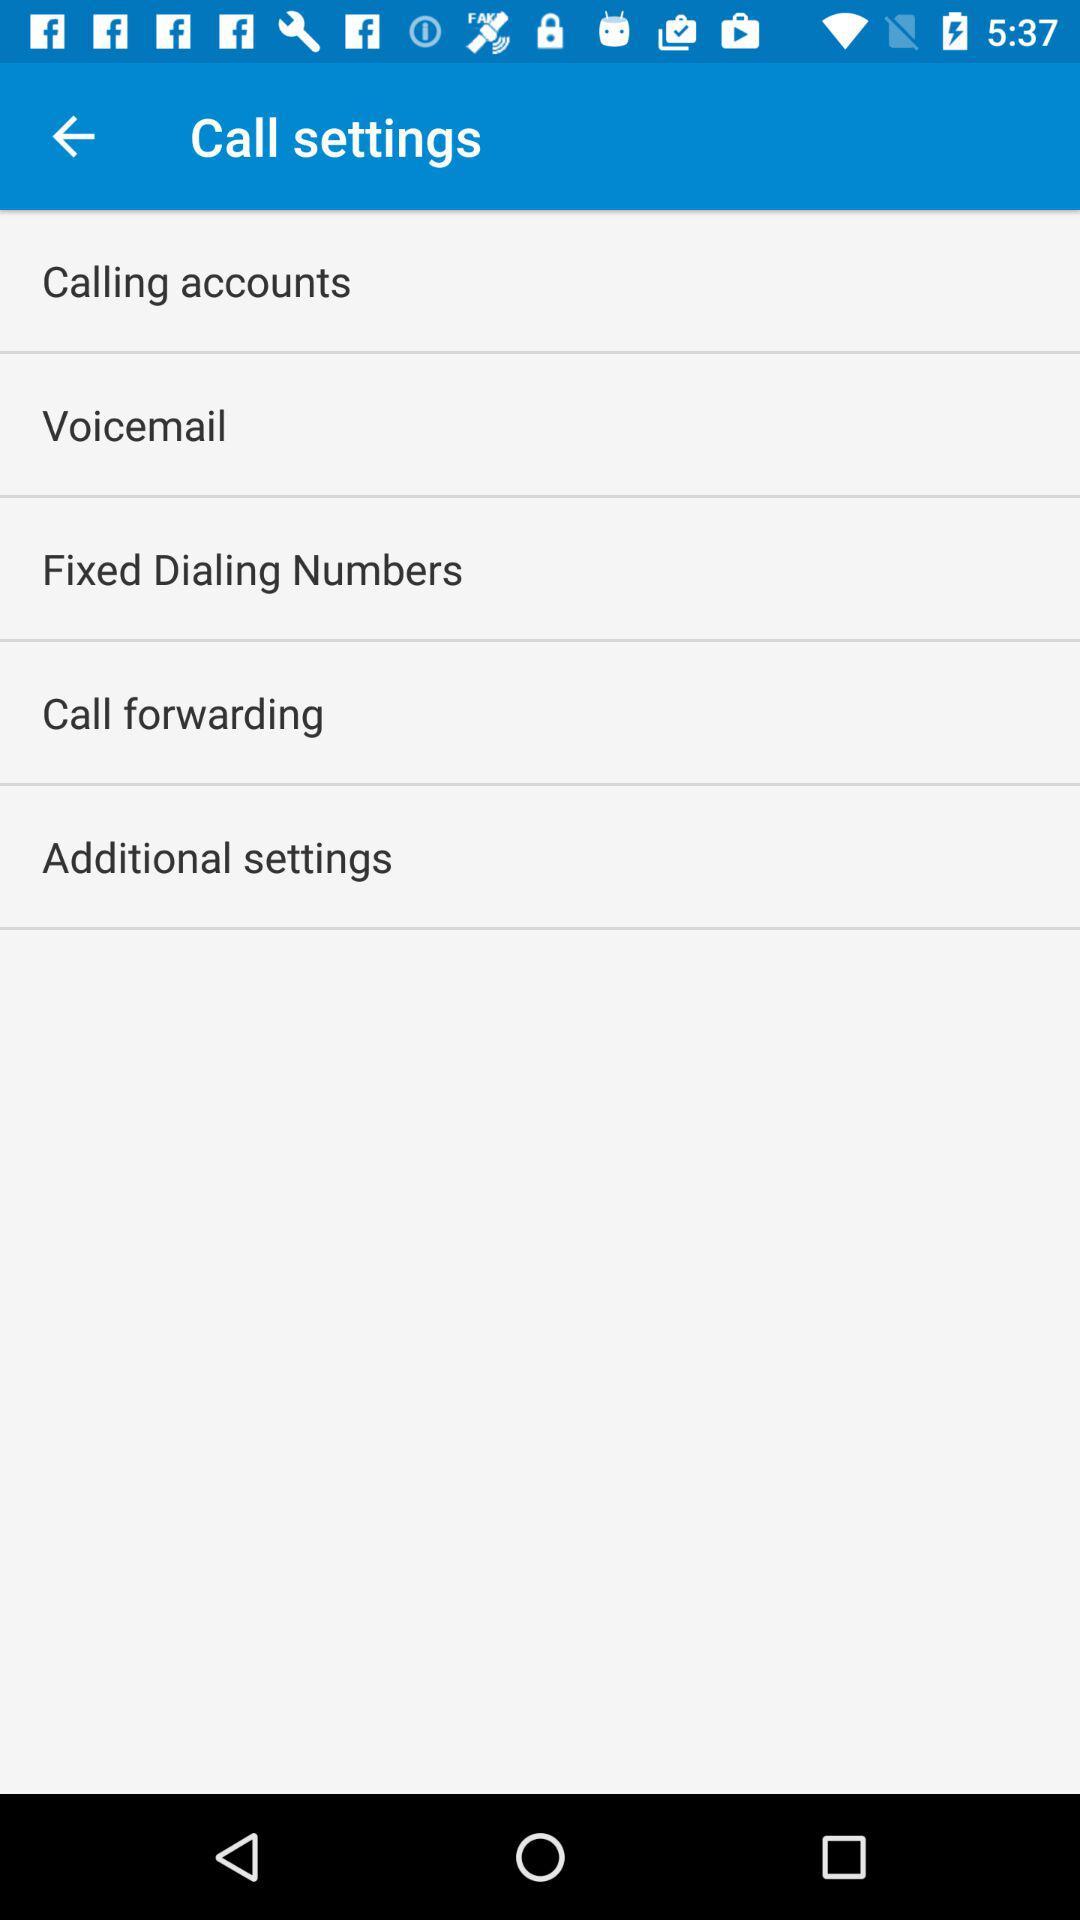  I want to click on the voicemail icon, so click(134, 423).